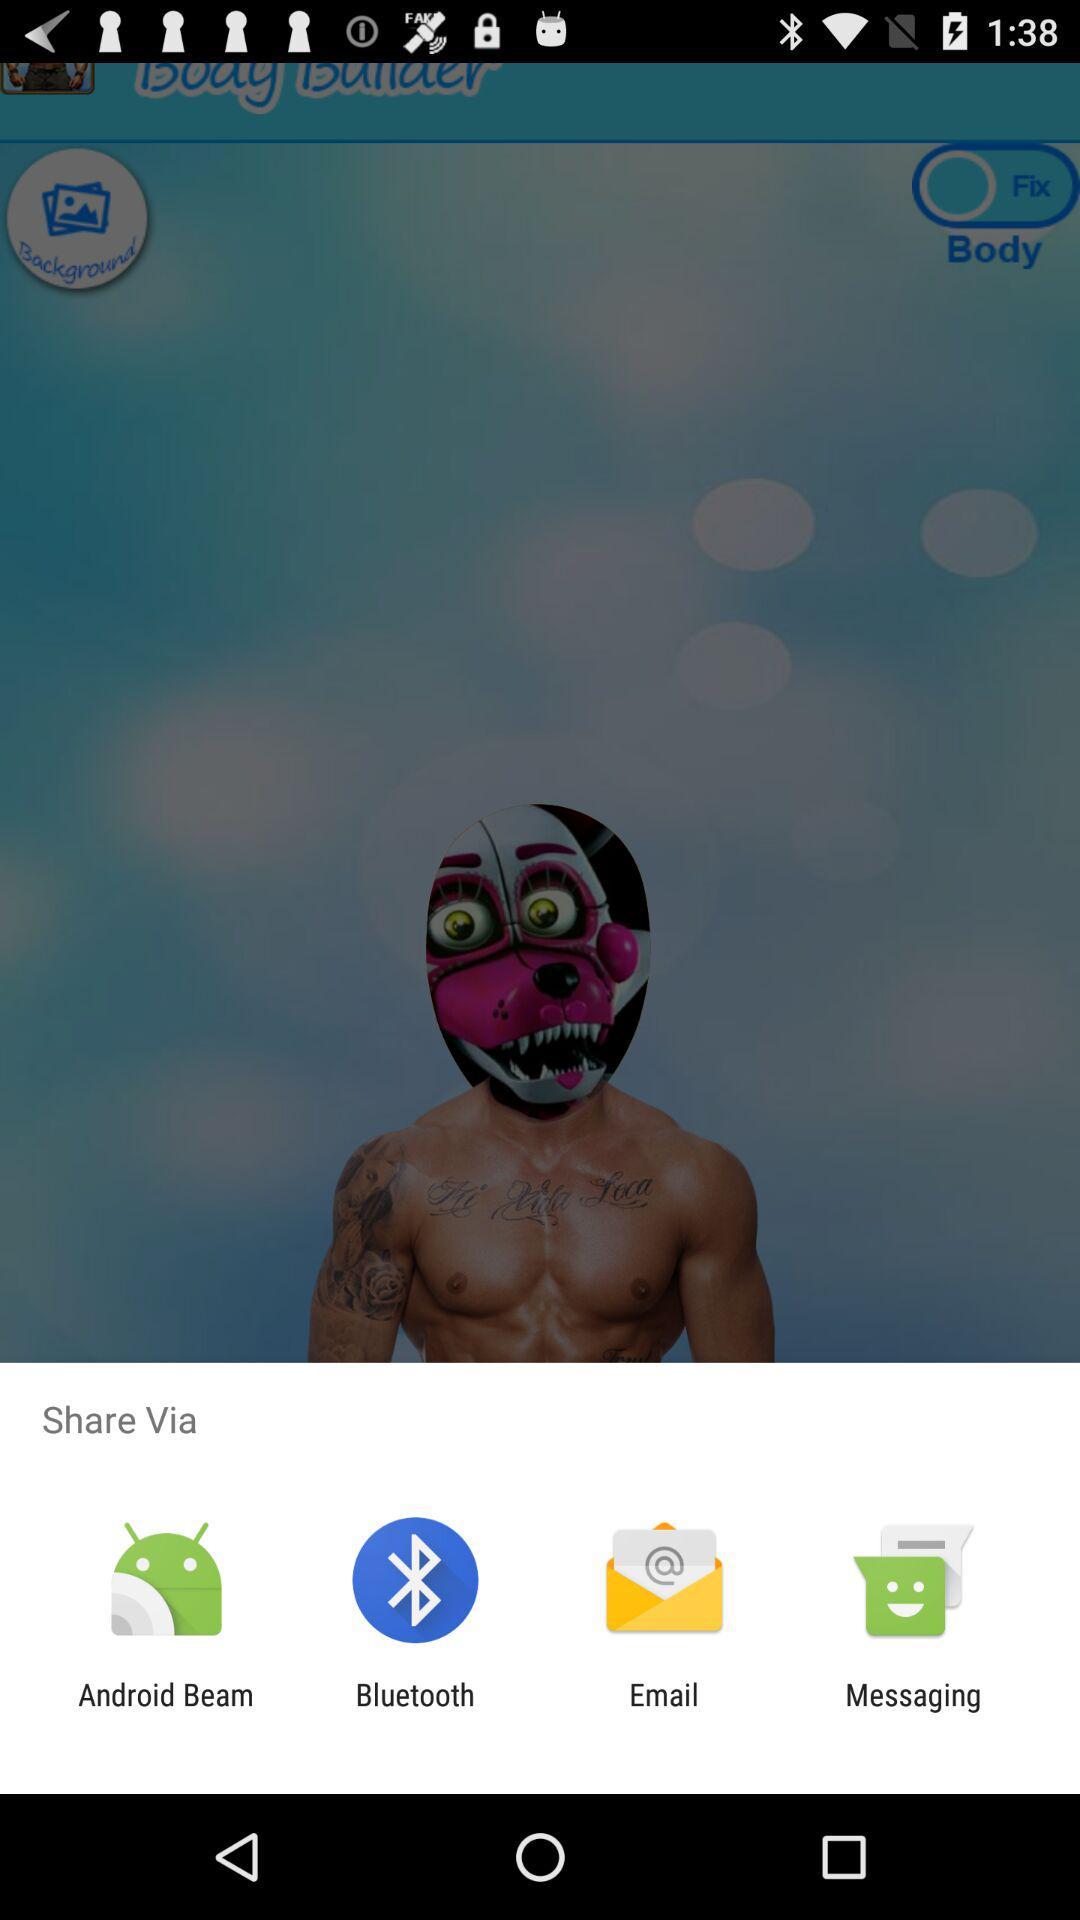  Describe the element at coordinates (414, 1711) in the screenshot. I see `the icon next to android beam app` at that location.